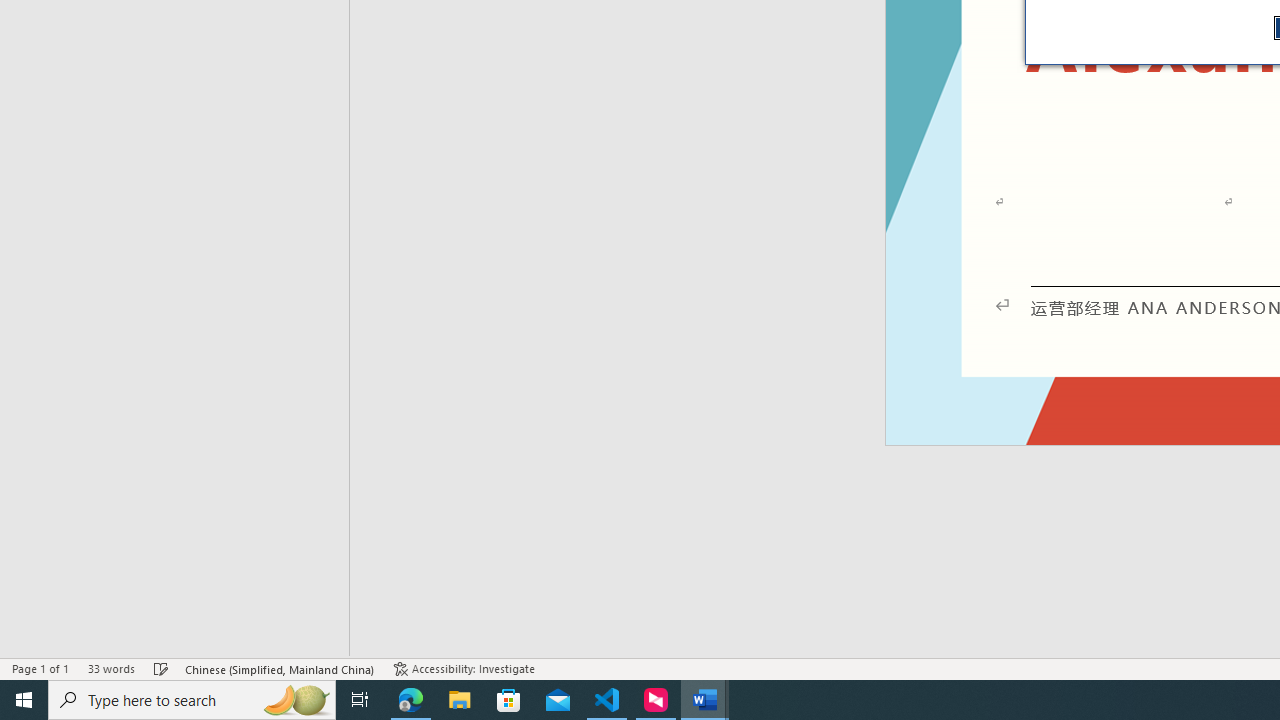  I want to click on 'Microsoft Store', so click(509, 698).